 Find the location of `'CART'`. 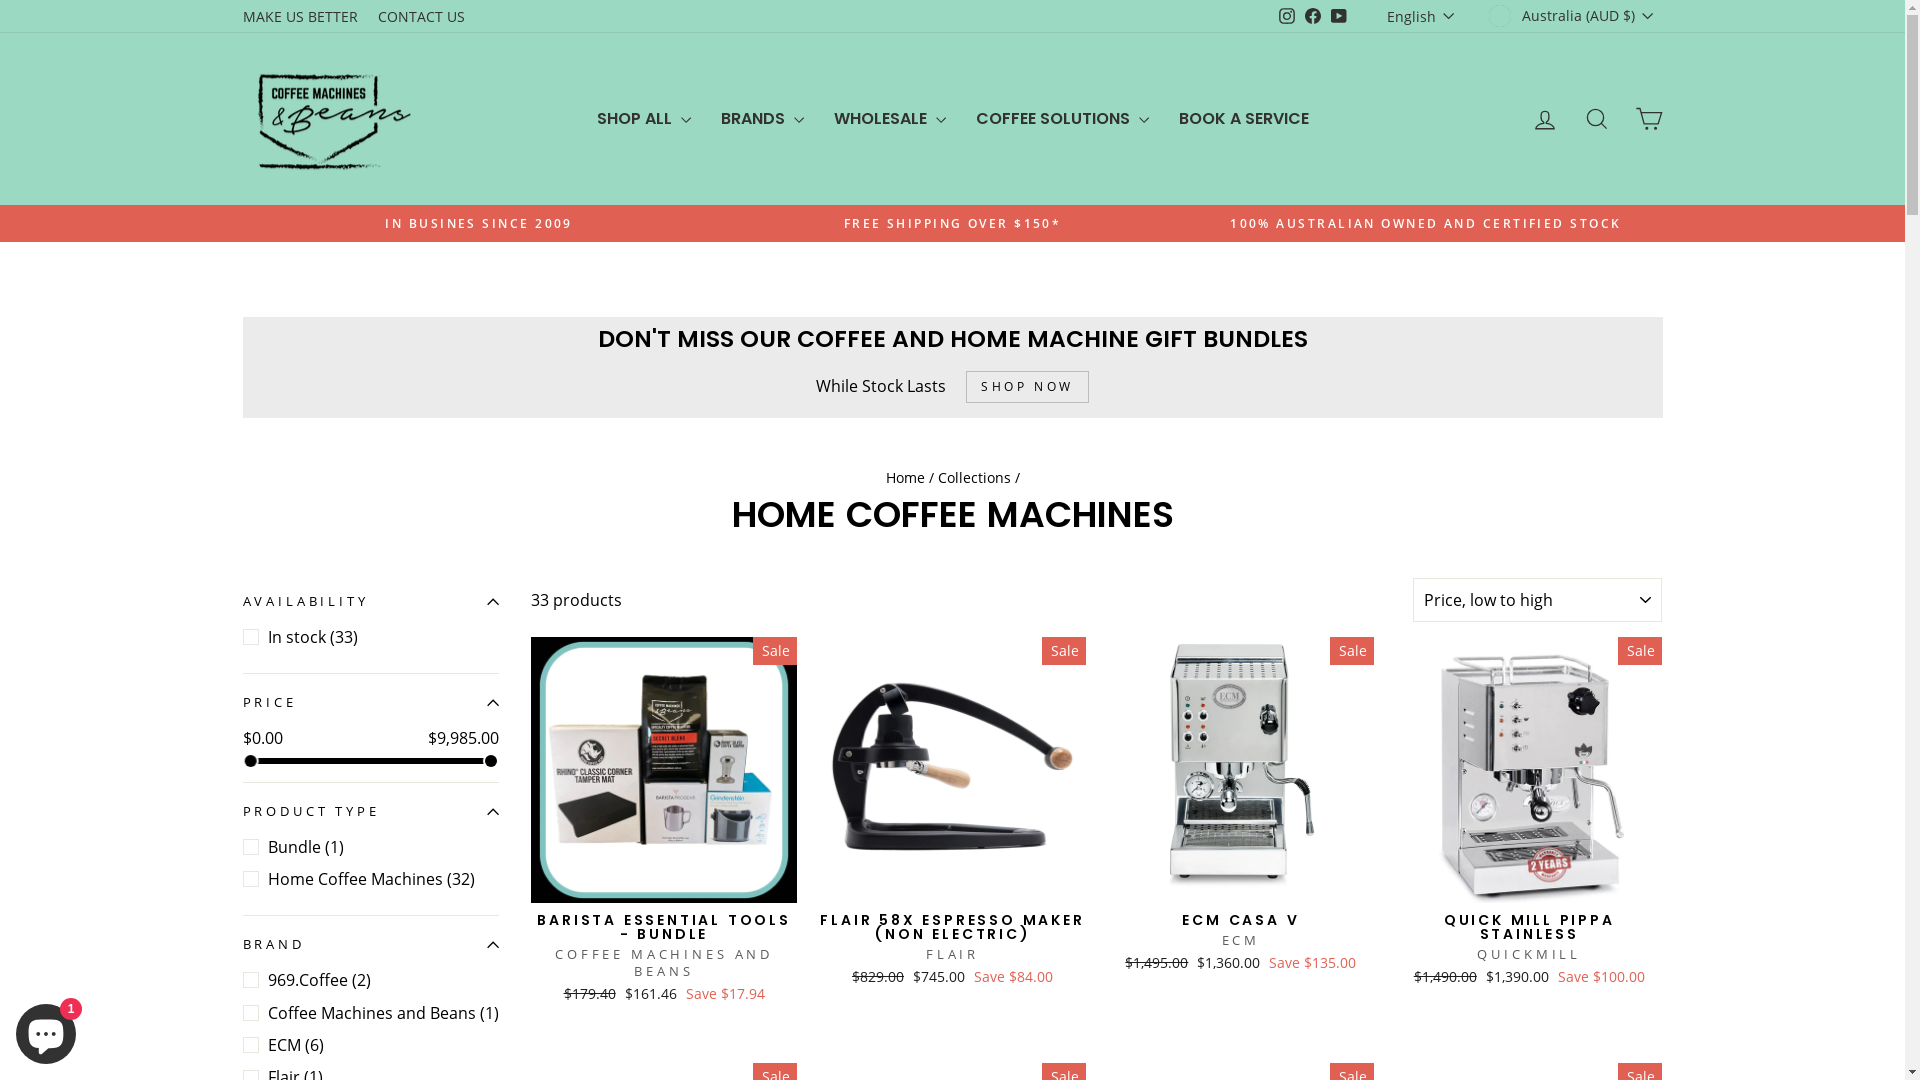

'CART' is located at coordinates (1647, 119).